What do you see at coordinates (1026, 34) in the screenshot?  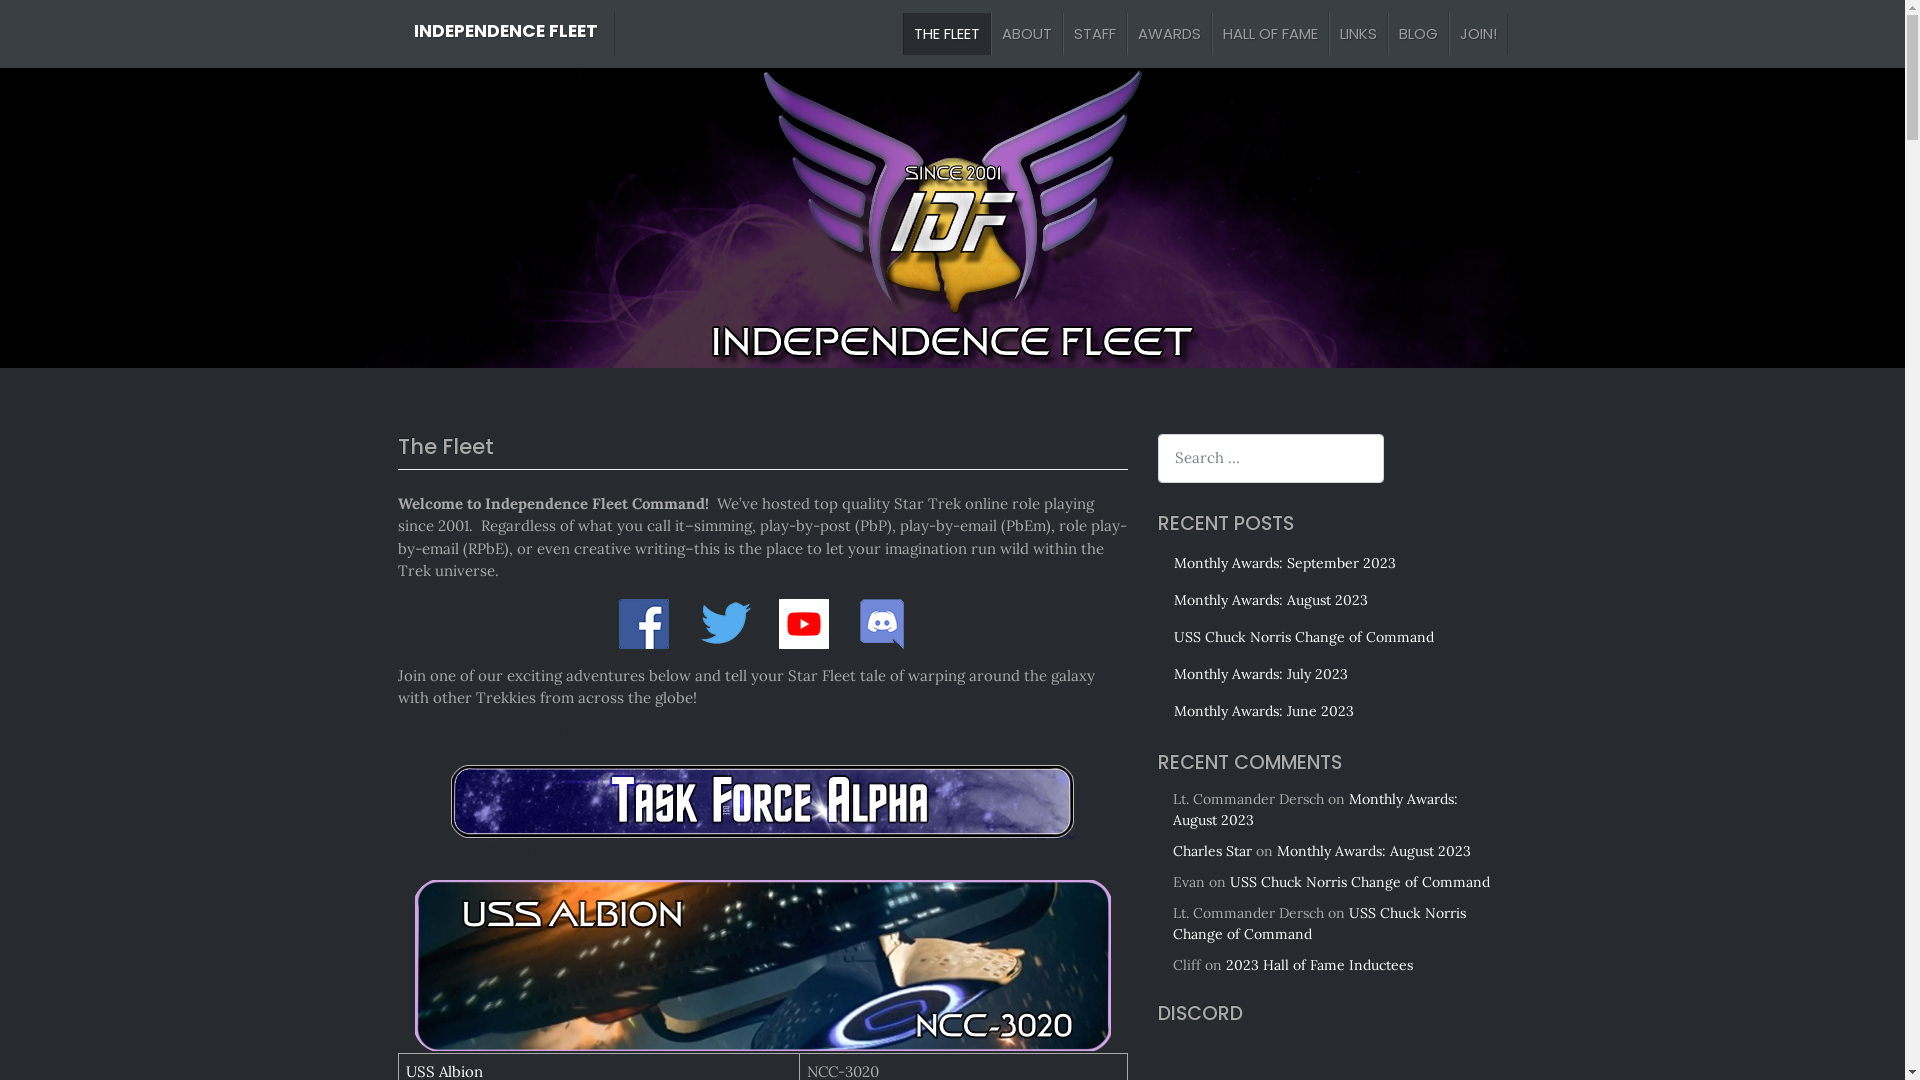 I see `'ABOUT'` at bounding box center [1026, 34].